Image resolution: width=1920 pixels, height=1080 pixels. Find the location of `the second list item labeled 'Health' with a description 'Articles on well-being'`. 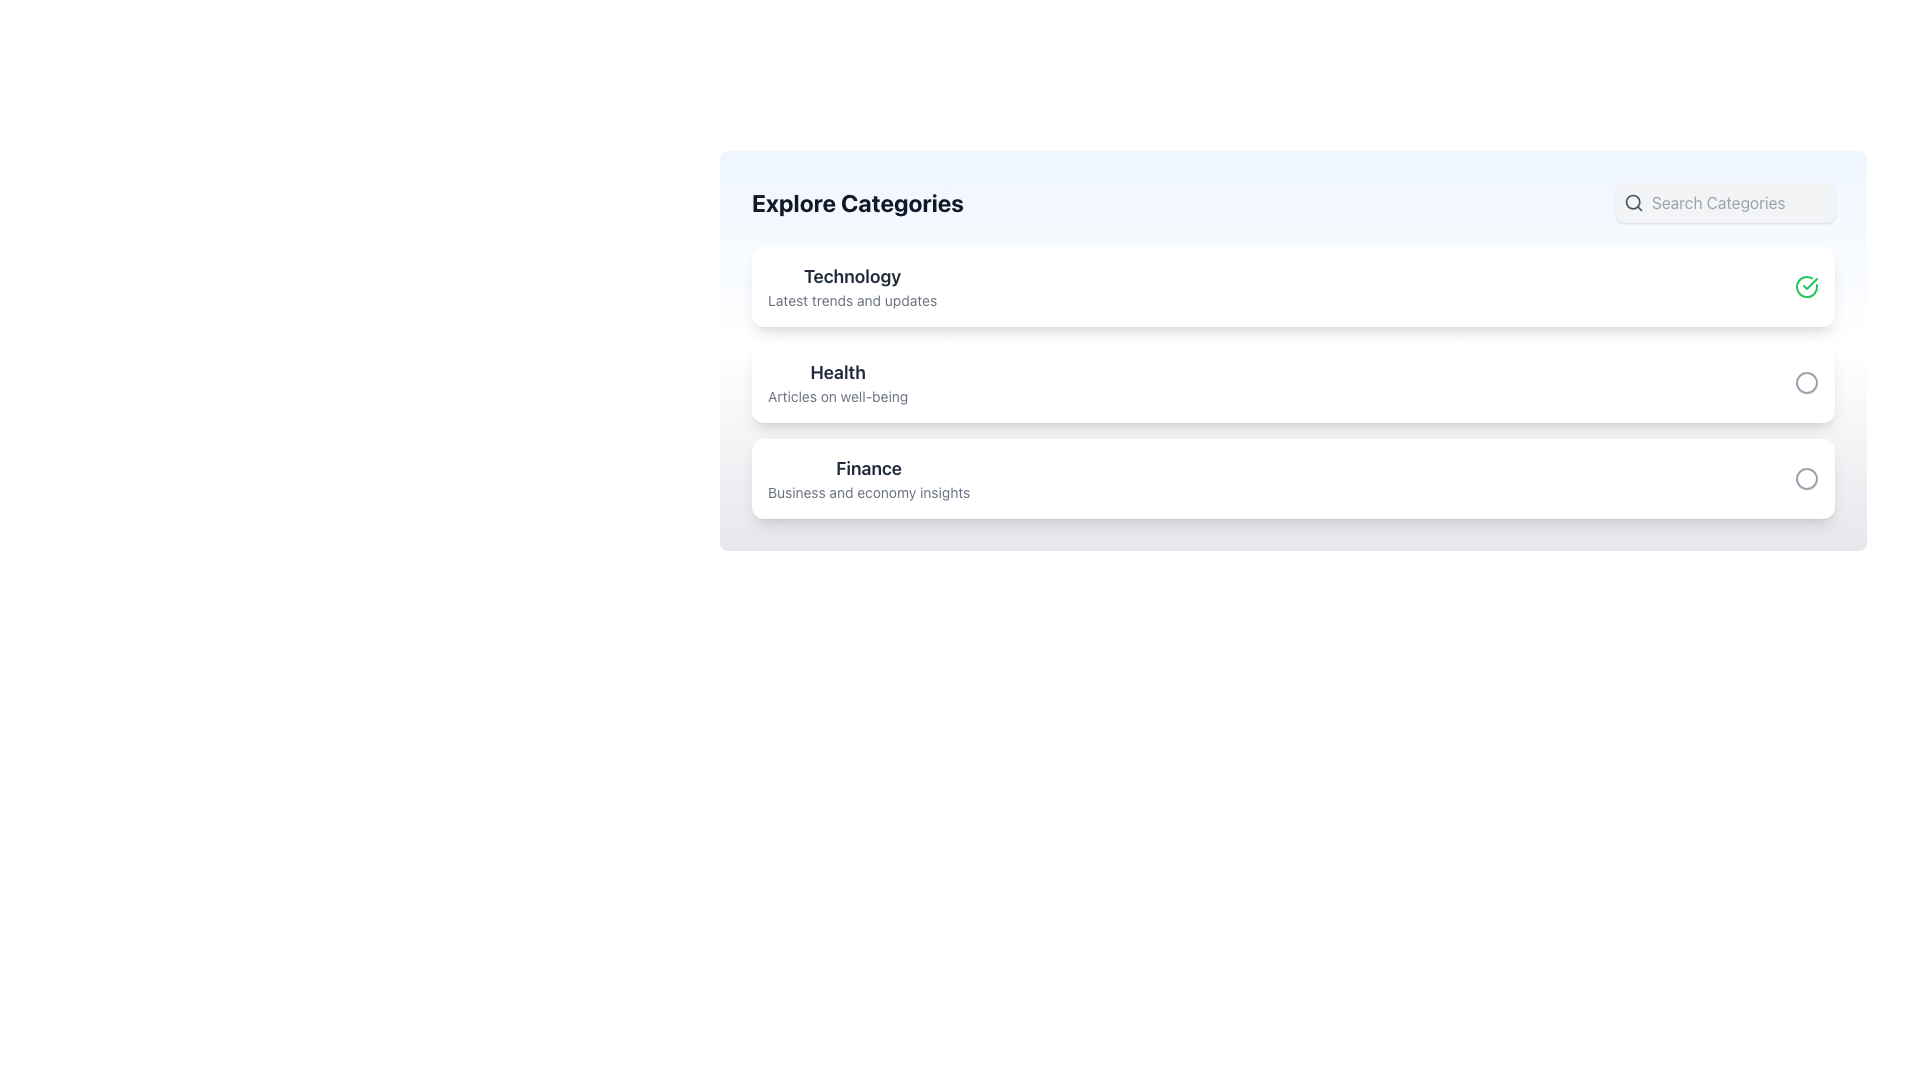

the second list item labeled 'Health' with a description 'Articles on well-being' is located at coordinates (1293, 382).